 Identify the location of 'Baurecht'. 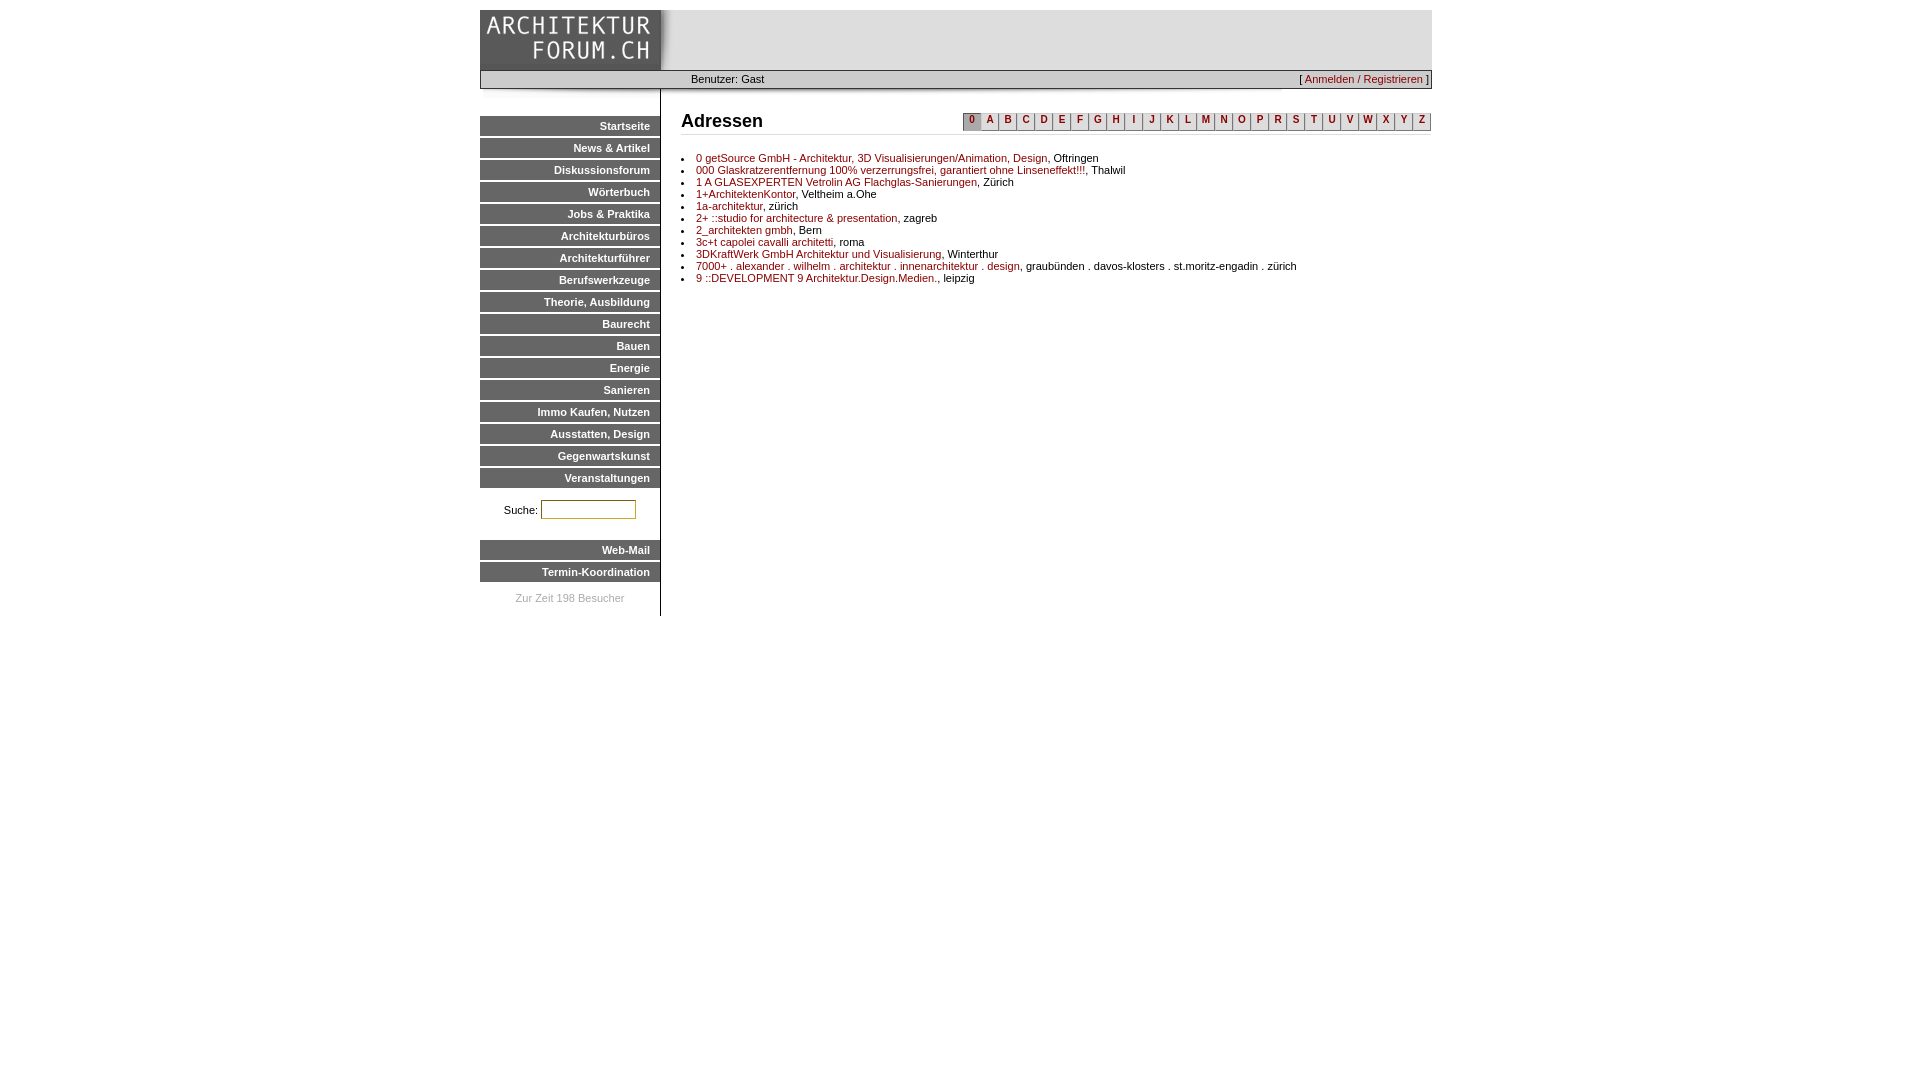
(569, 323).